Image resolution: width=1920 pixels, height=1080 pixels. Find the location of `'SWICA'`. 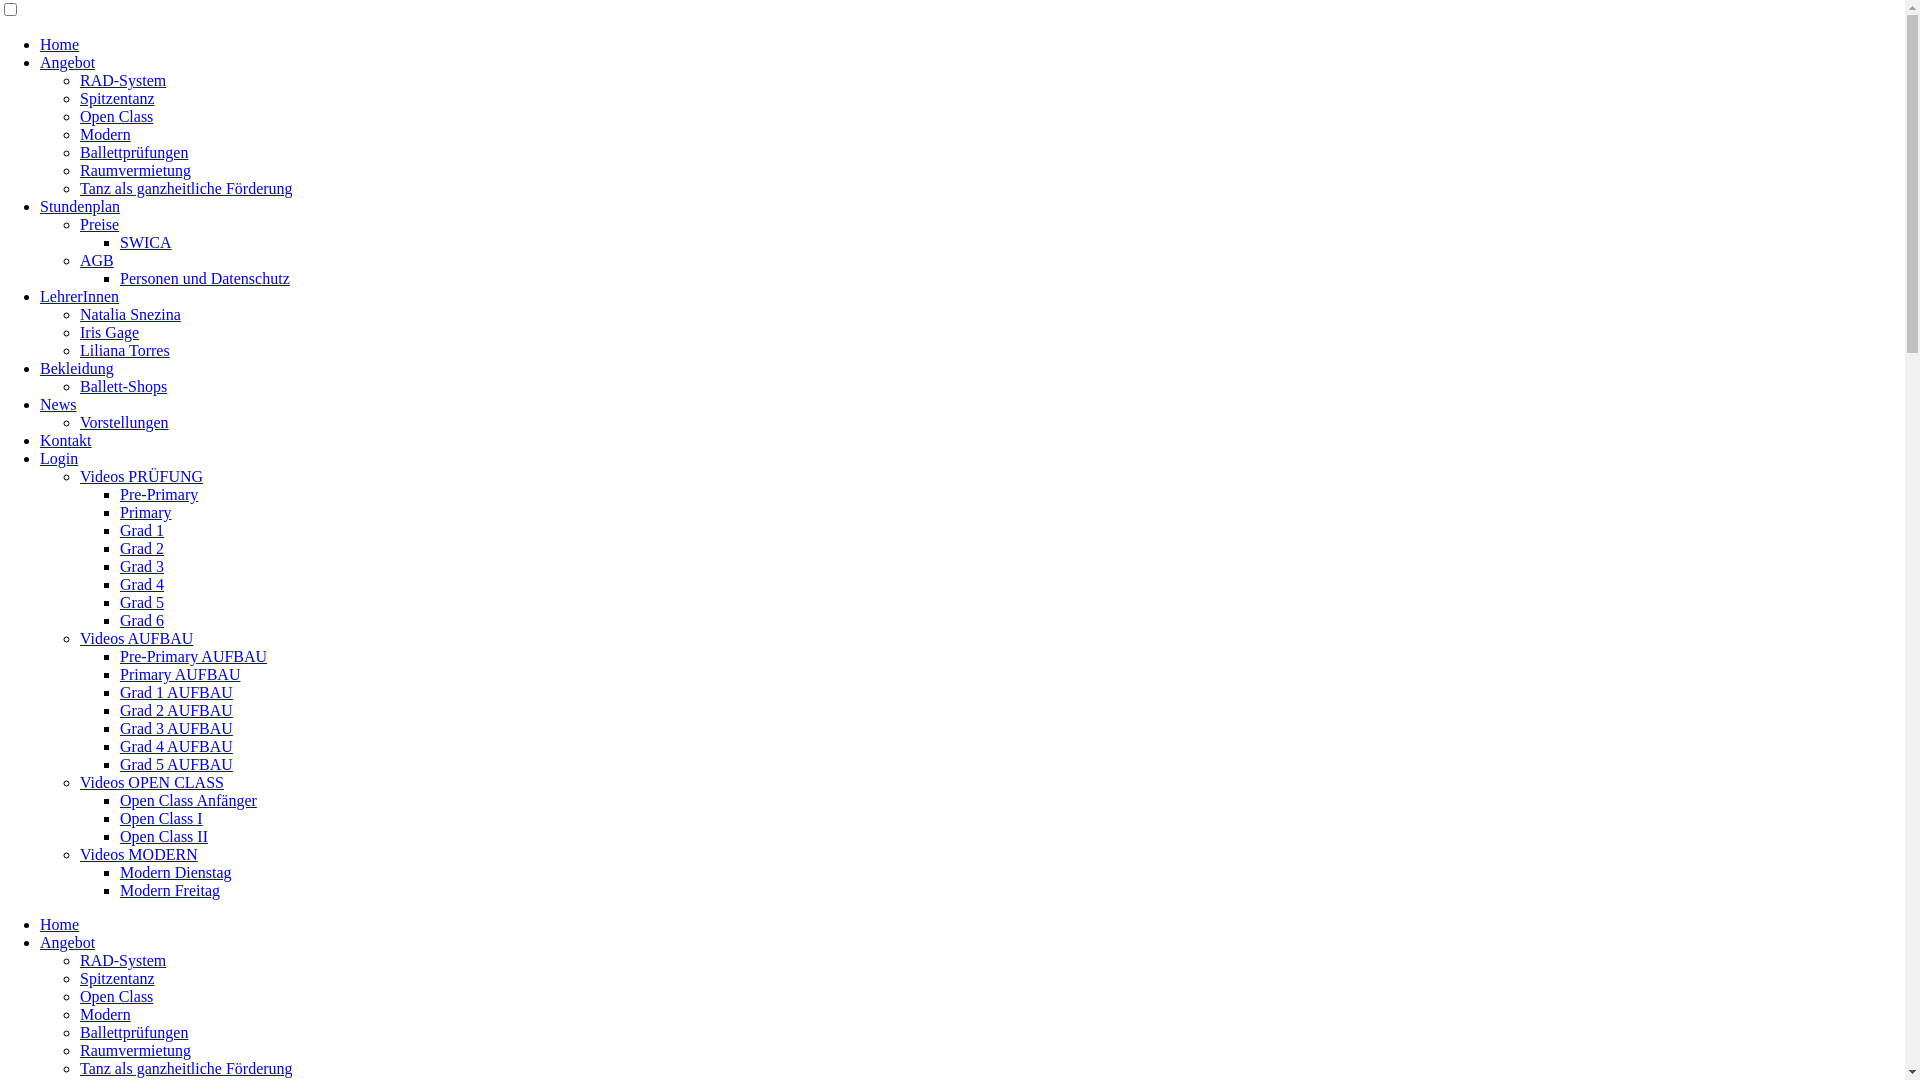

'SWICA' is located at coordinates (144, 241).